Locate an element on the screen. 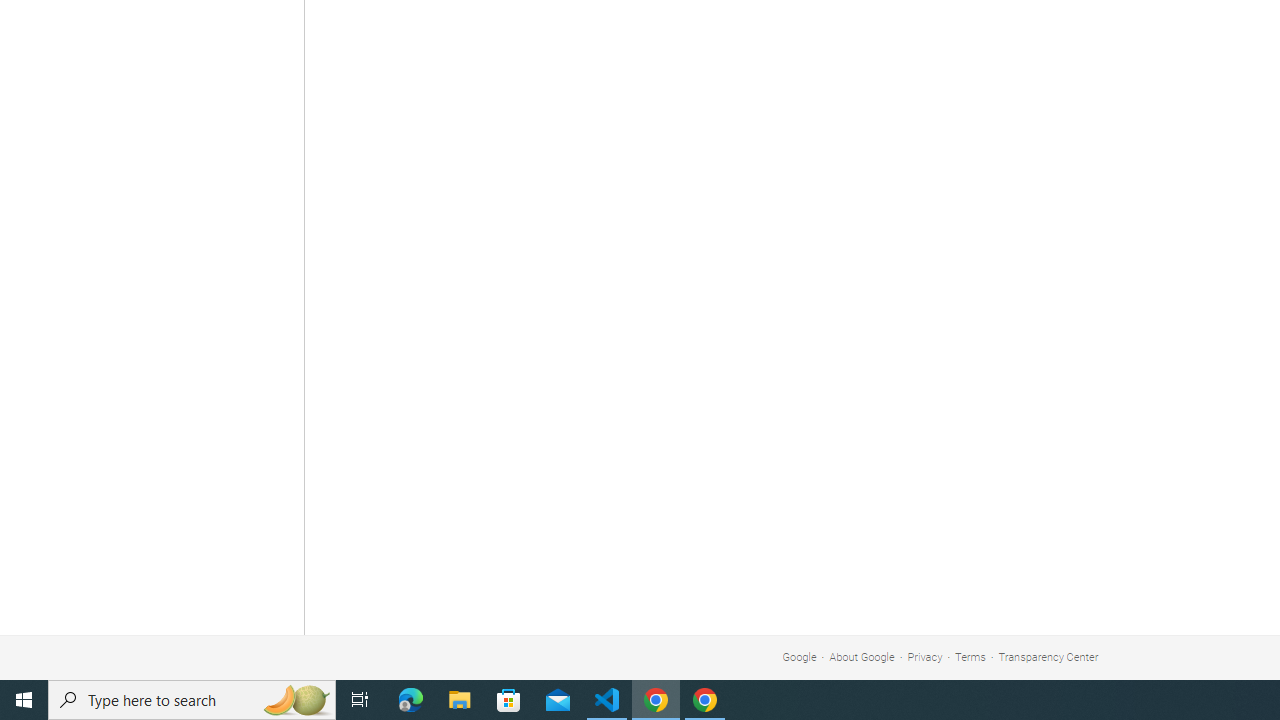 This screenshot has width=1280, height=720. 'Transparency Center' is located at coordinates (1047, 657).